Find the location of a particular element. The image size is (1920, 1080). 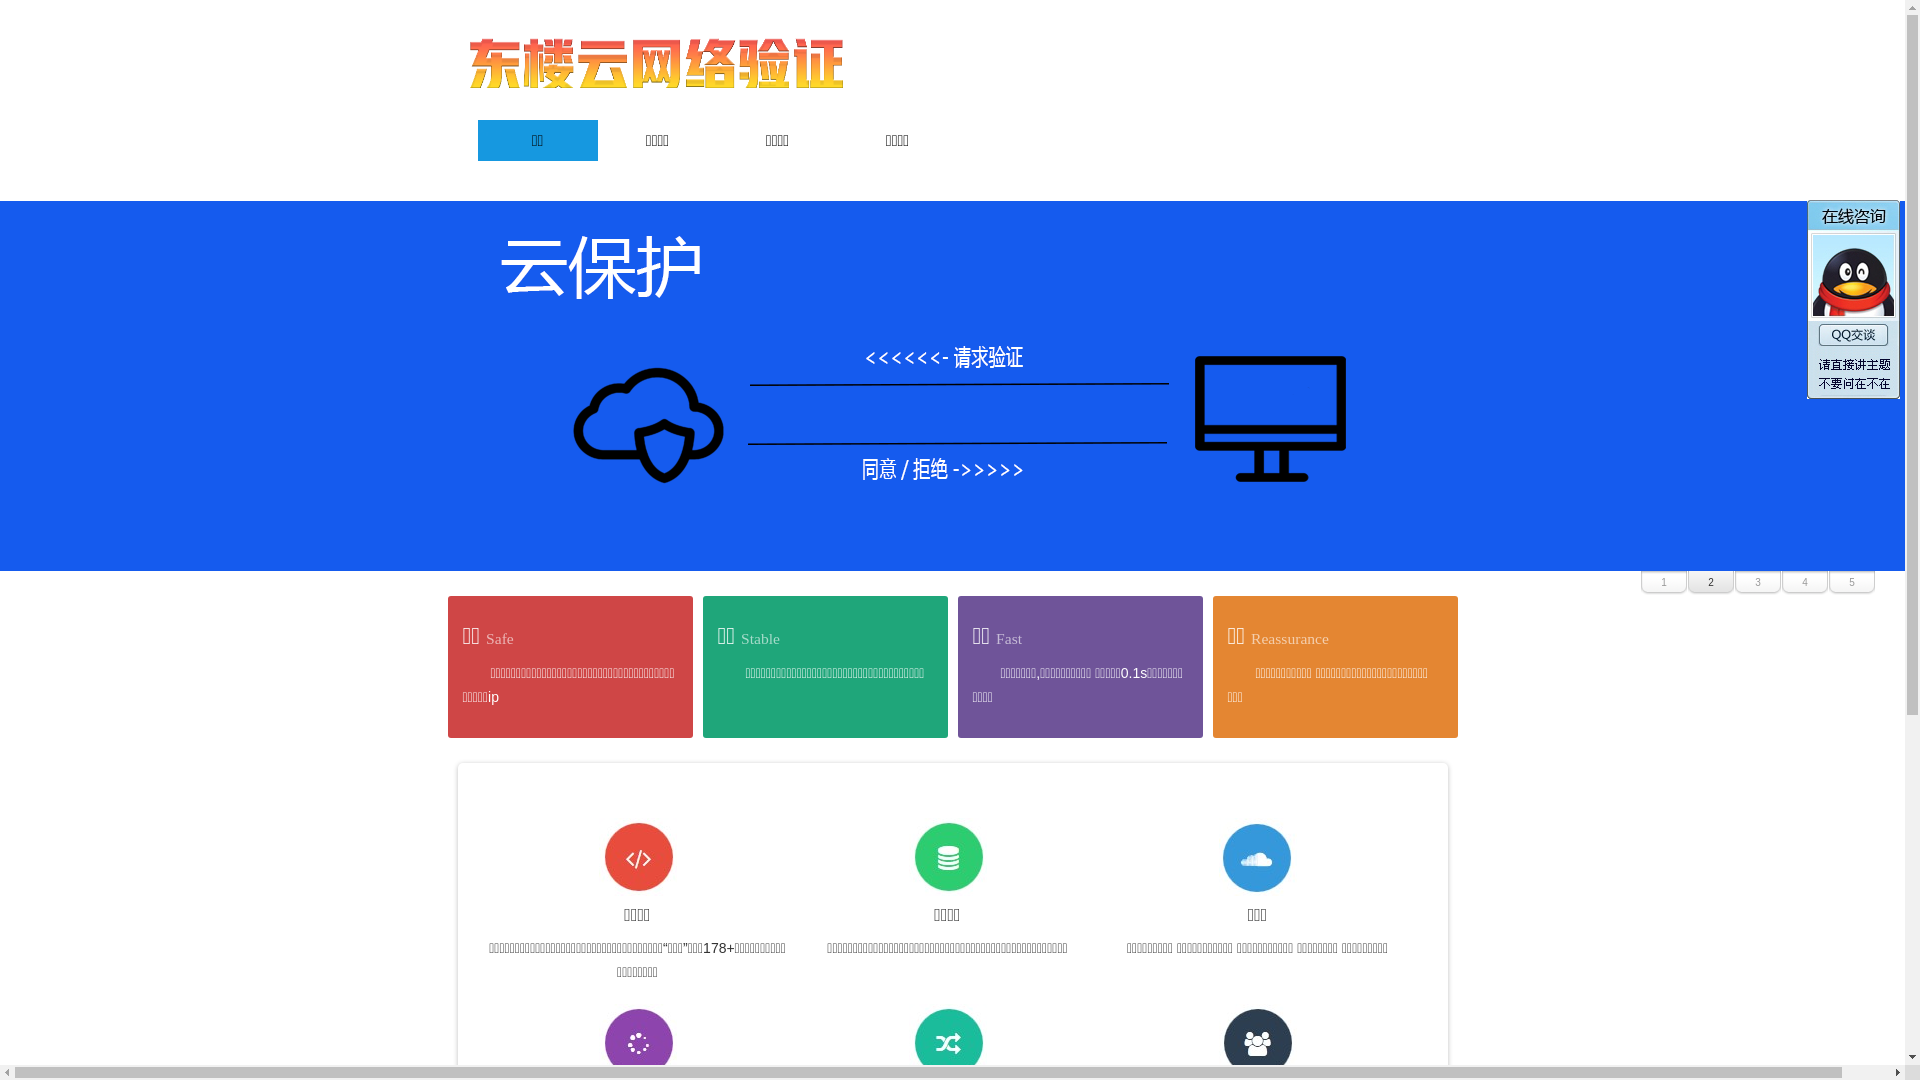

'2' is located at coordinates (1687, 582).